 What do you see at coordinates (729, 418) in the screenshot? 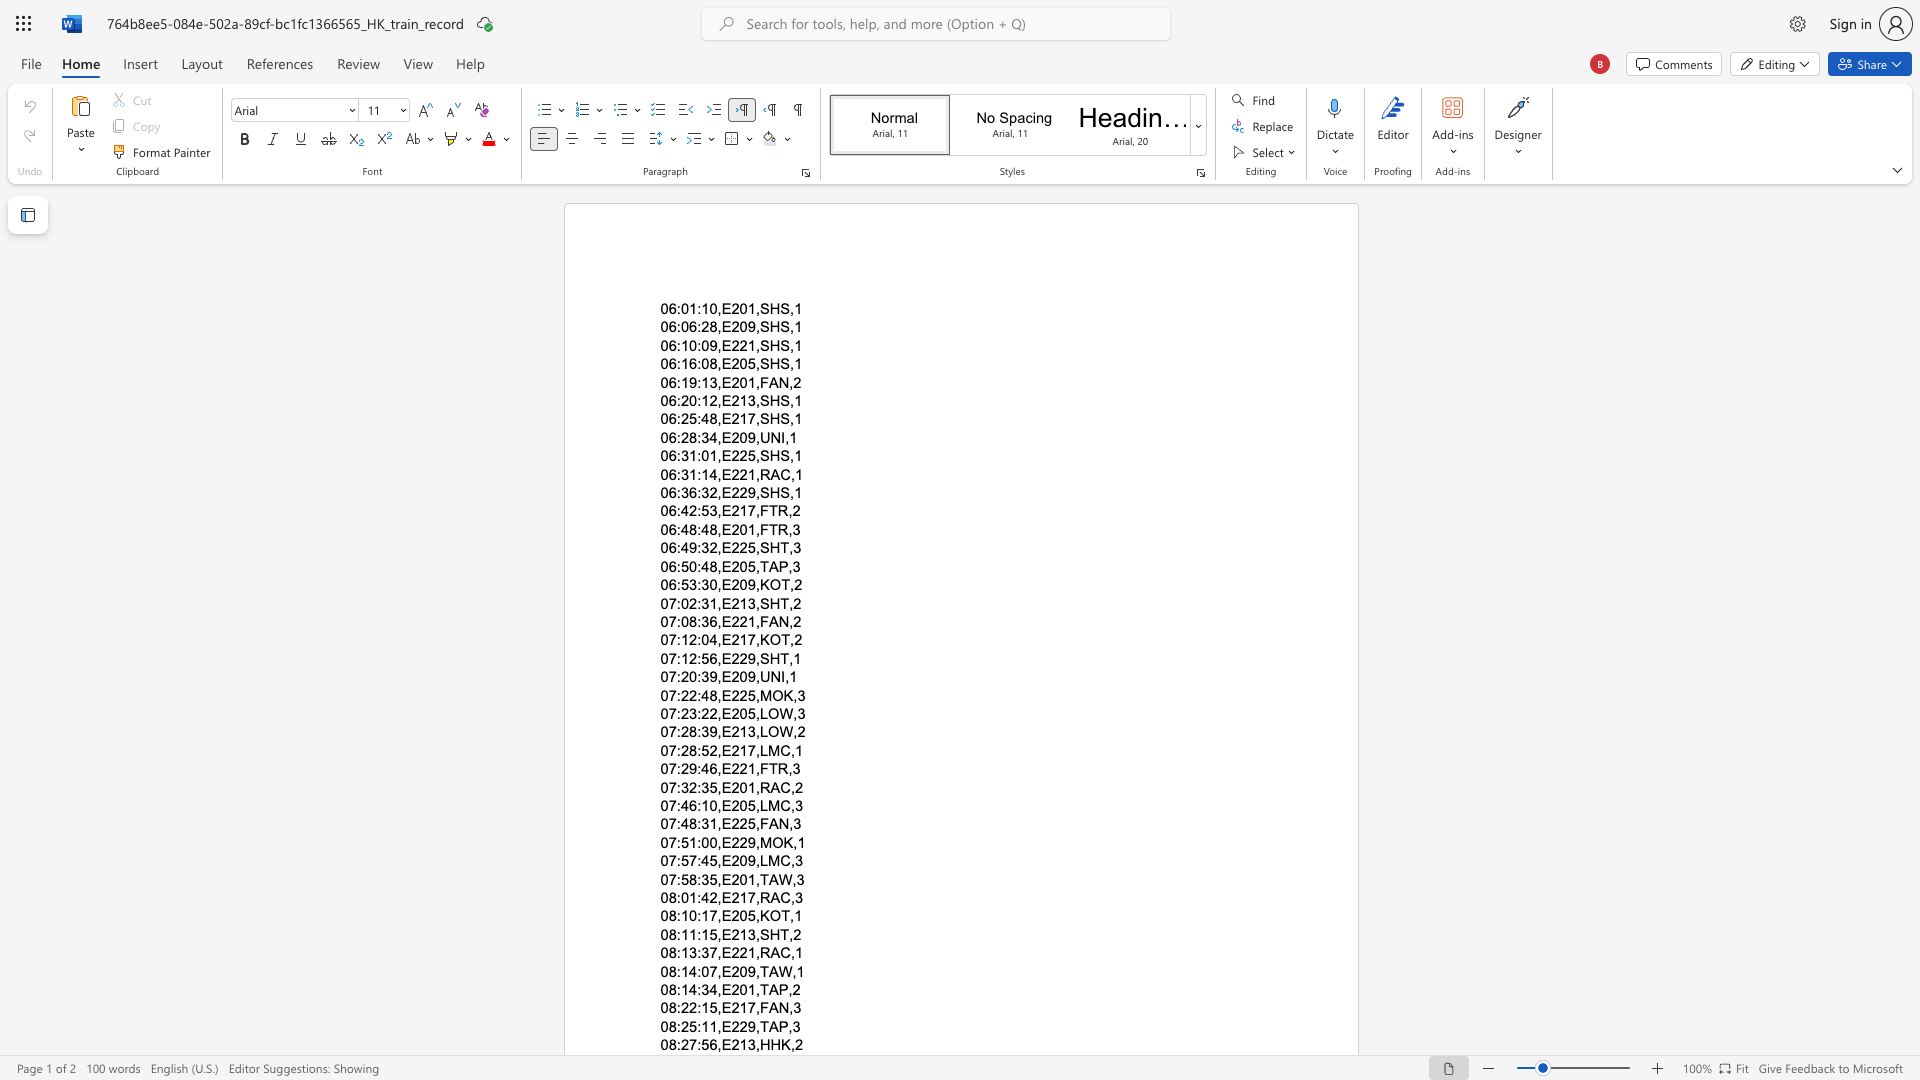
I see `the space between the continuous character "E" and "2" in the text` at bounding box center [729, 418].